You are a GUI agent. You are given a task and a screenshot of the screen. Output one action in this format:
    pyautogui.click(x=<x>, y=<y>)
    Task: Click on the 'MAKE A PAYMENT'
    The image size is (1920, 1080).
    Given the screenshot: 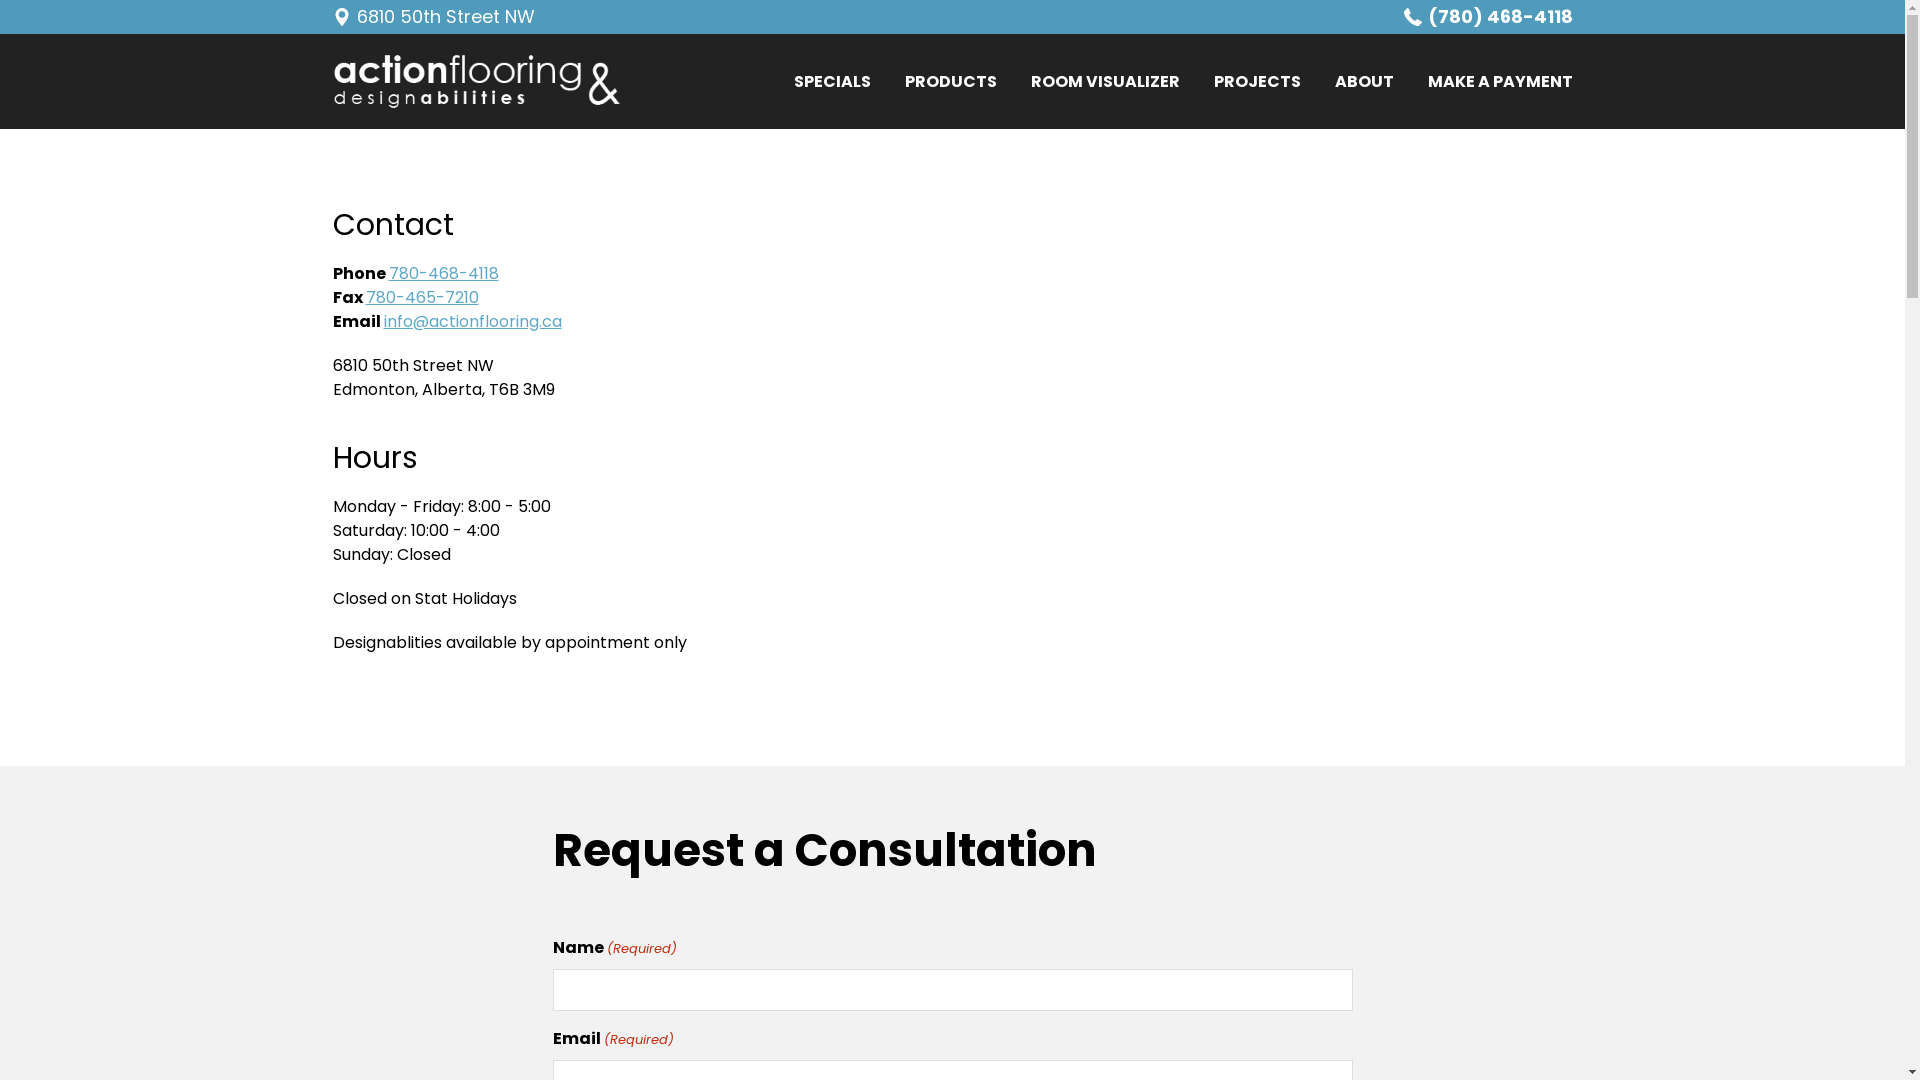 What is the action you would take?
    pyautogui.click(x=1500, y=80)
    